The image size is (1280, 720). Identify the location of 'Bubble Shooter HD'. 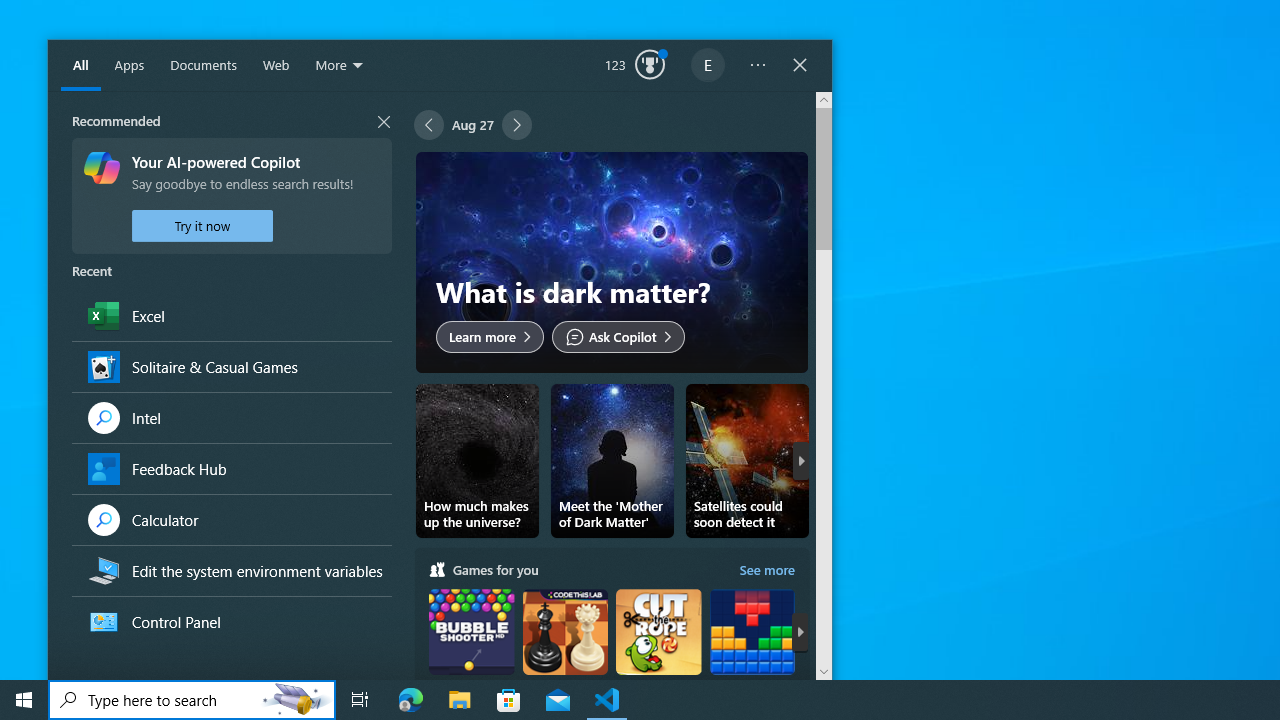
(470, 650).